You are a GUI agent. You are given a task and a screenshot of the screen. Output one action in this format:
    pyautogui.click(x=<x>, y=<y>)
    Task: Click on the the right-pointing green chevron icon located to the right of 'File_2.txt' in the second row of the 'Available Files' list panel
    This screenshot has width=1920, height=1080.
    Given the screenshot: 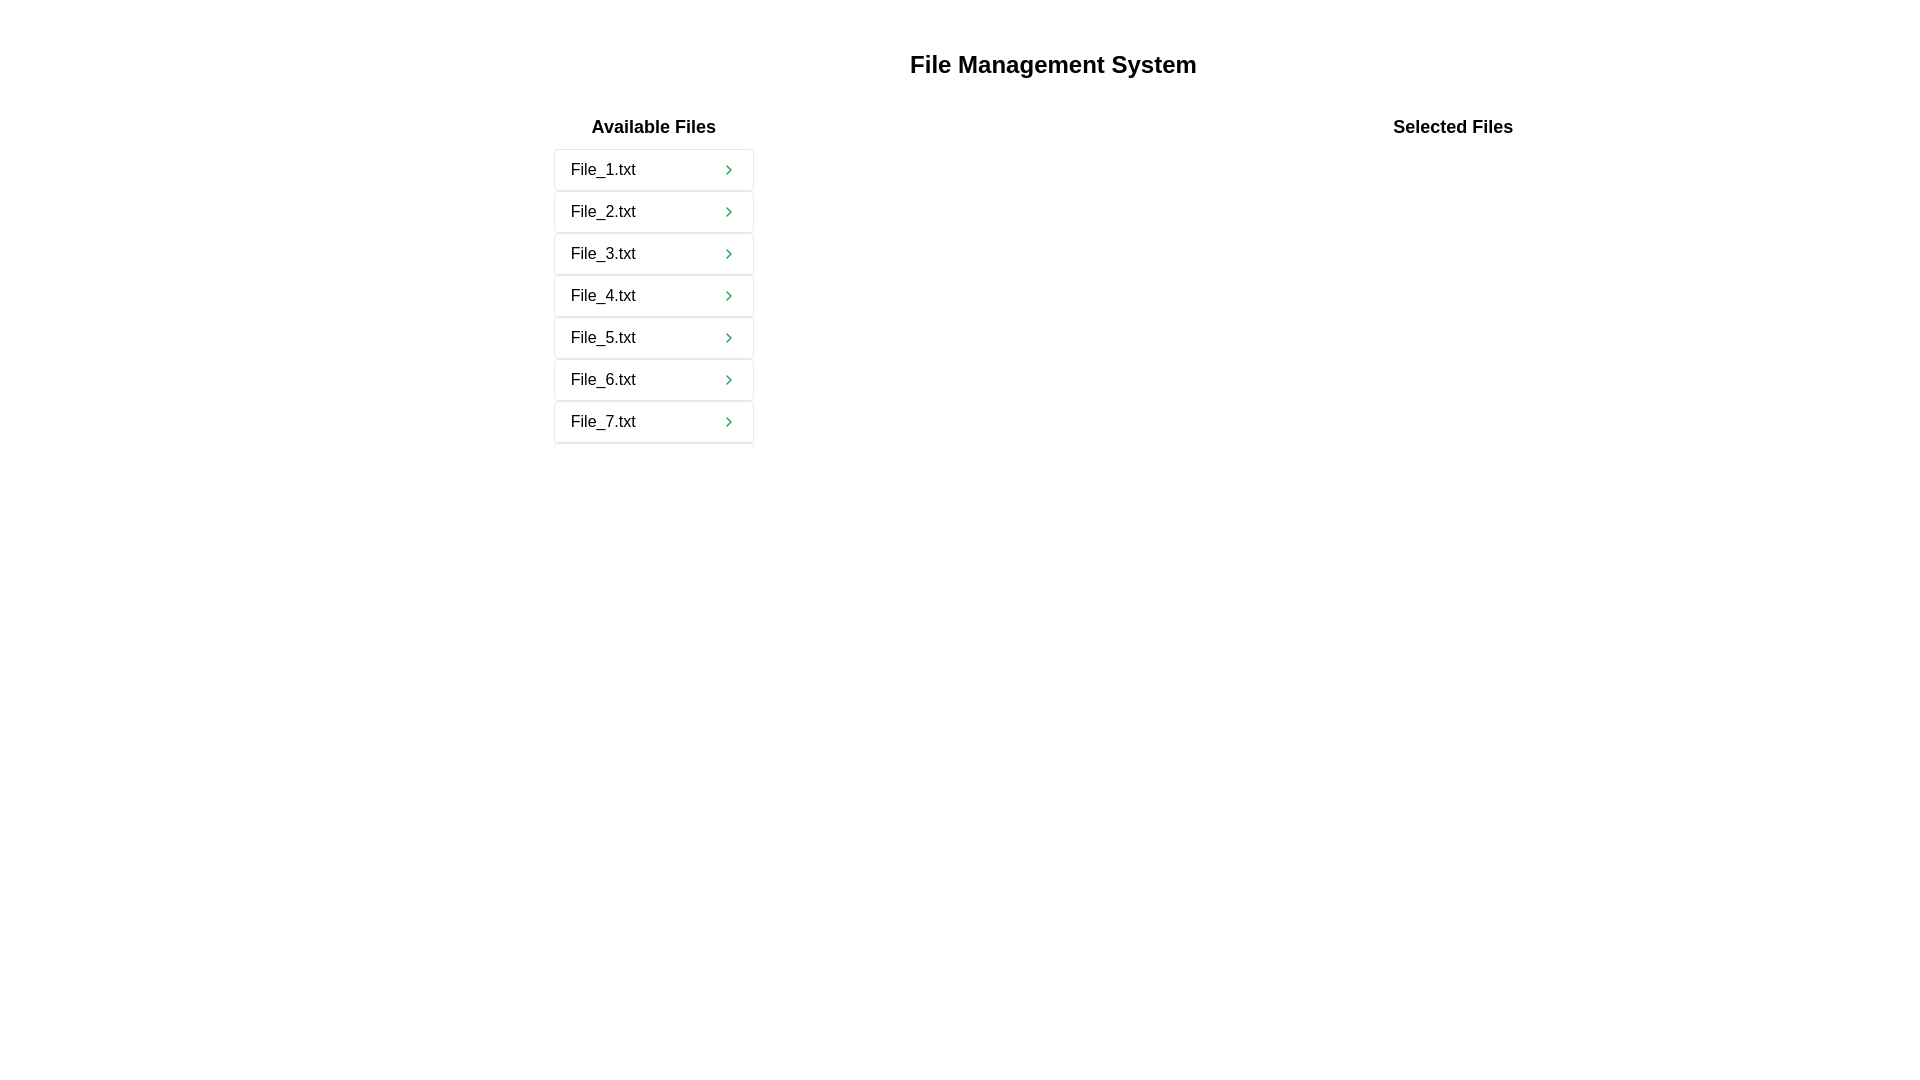 What is the action you would take?
    pyautogui.click(x=727, y=212)
    